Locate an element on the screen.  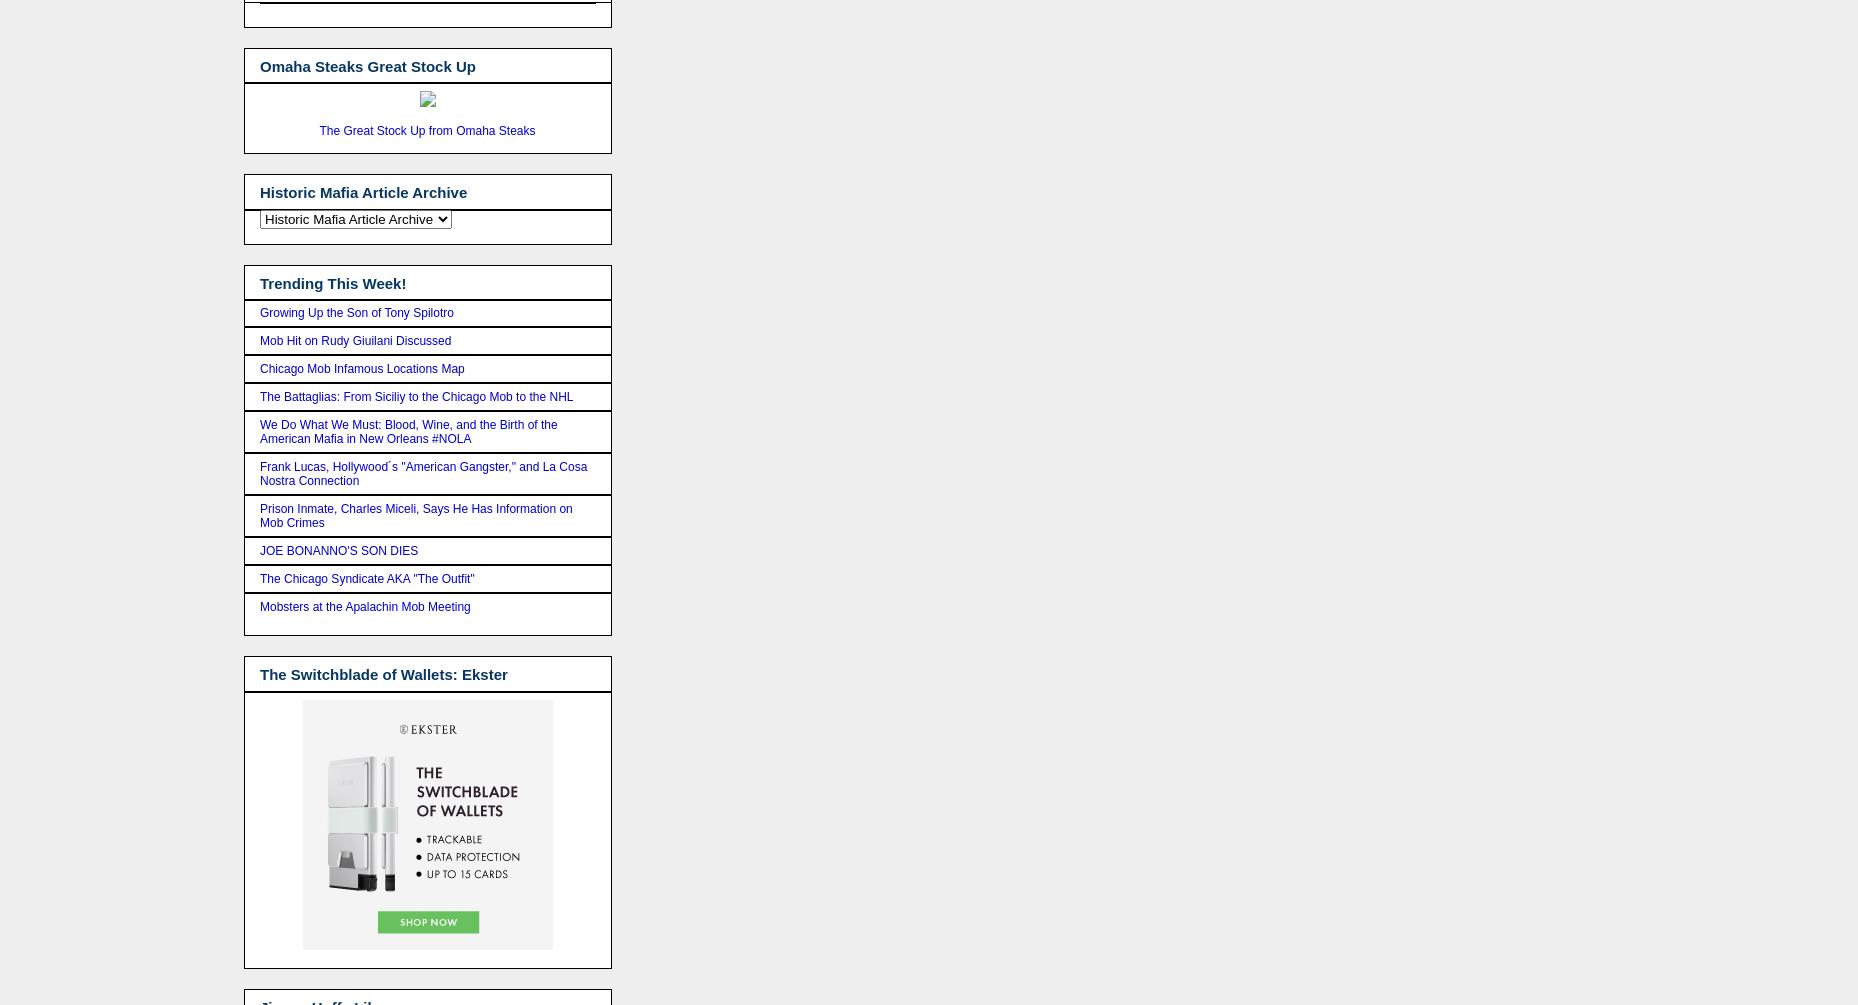
'Historic Mafia Article Archive' is located at coordinates (363, 191).